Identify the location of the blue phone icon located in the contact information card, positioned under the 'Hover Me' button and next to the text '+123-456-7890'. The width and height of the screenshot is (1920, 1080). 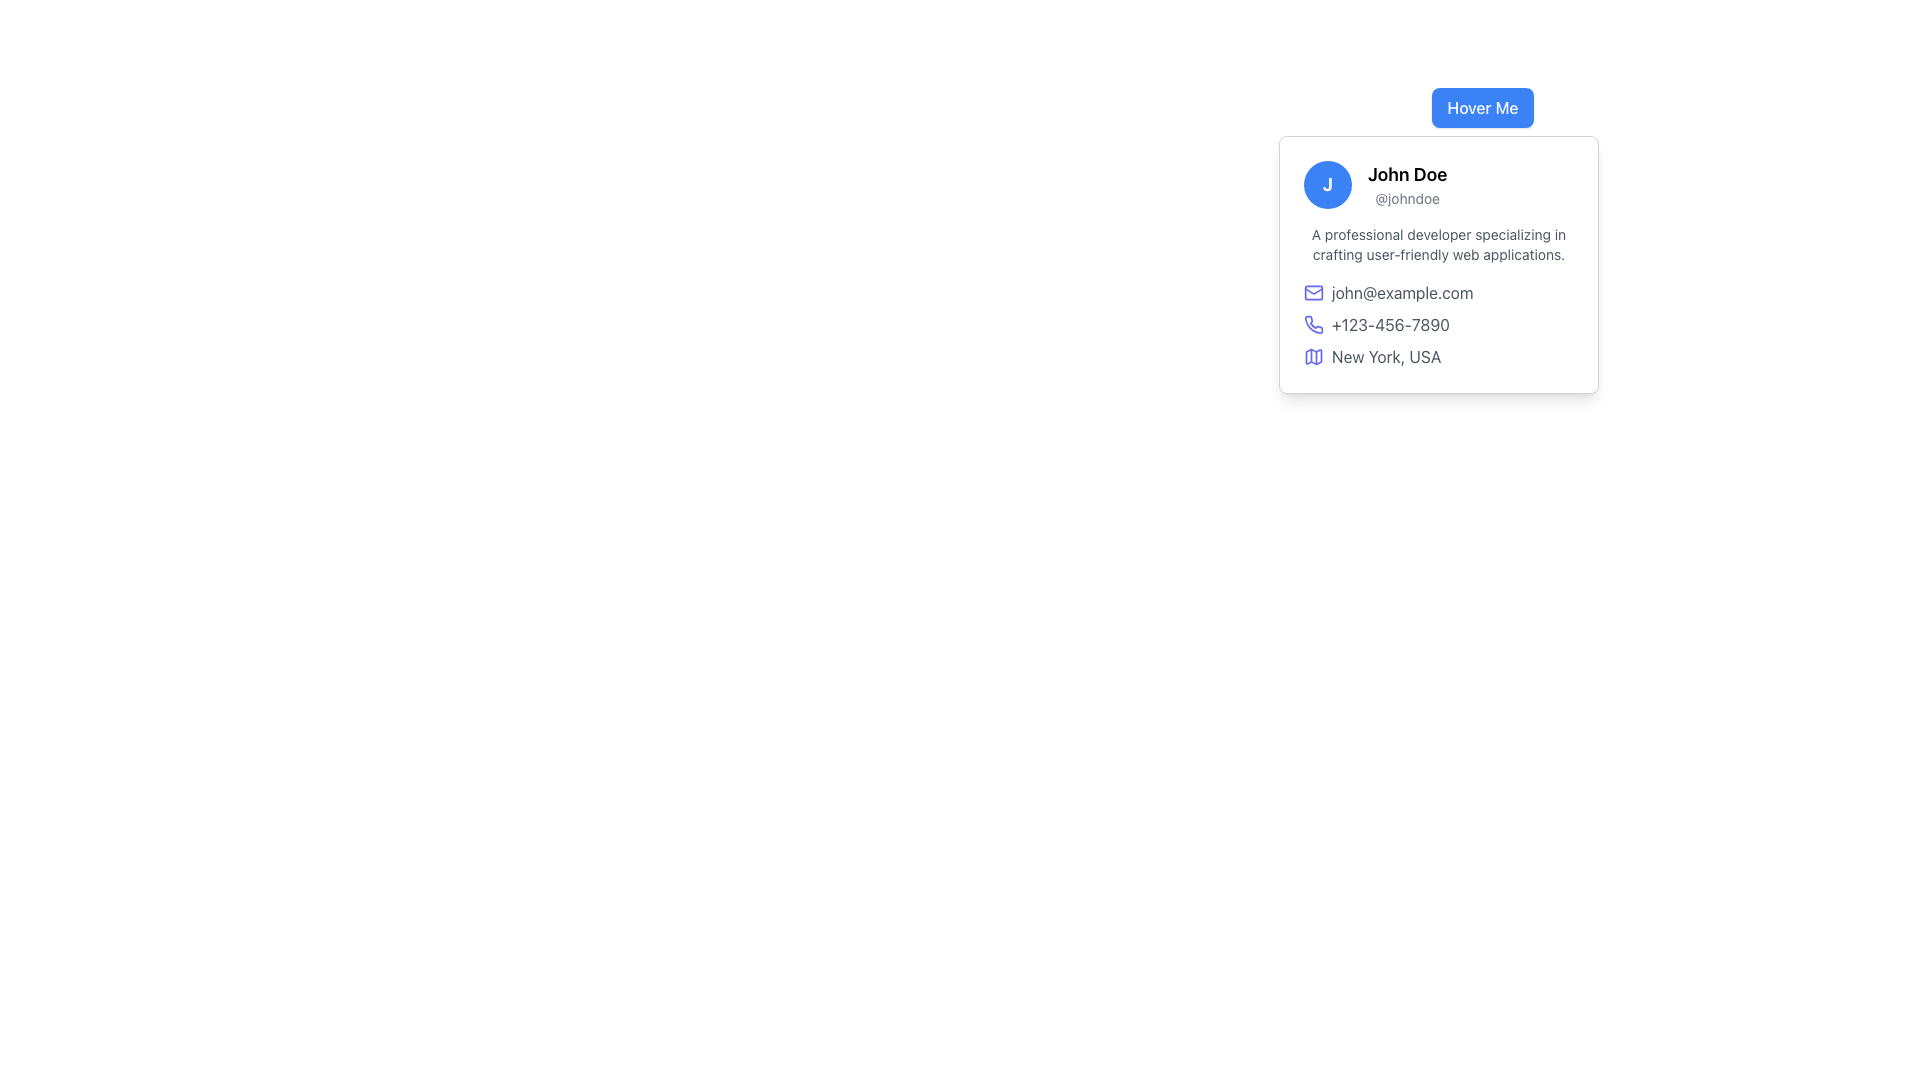
(1314, 323).